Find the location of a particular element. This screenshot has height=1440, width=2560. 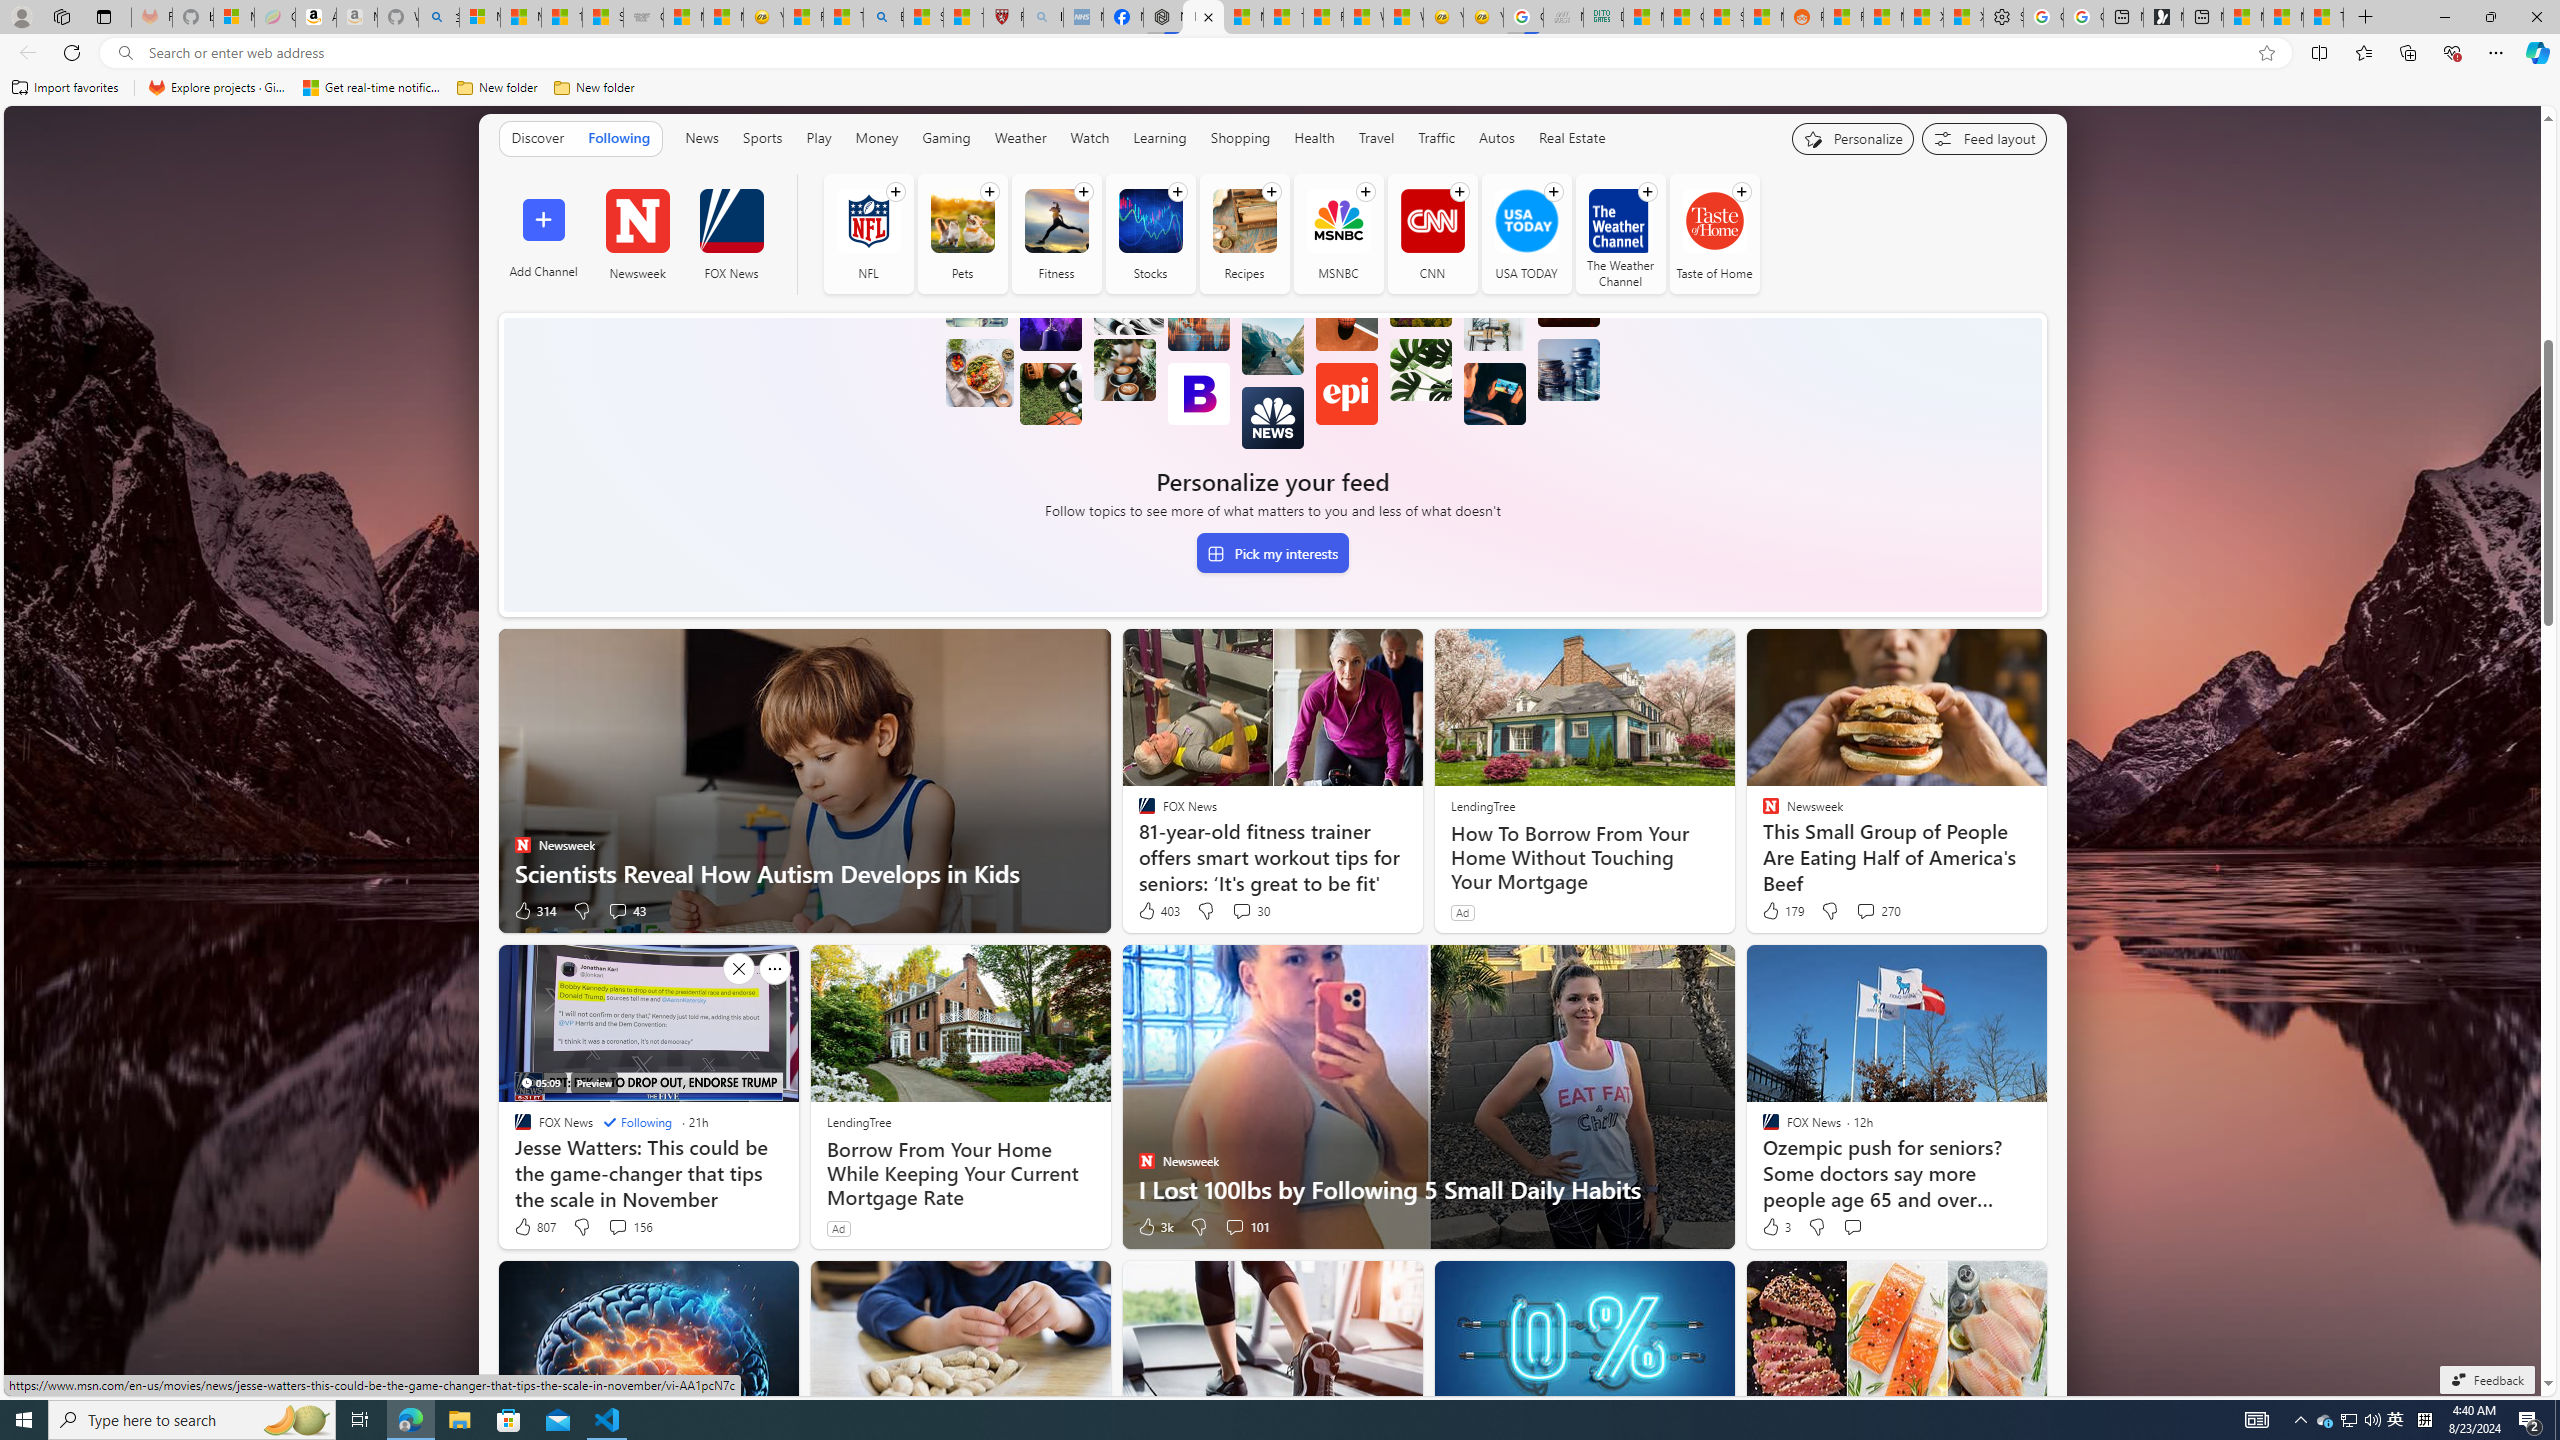

'Recipes' is located at coordinates (1243, 221).